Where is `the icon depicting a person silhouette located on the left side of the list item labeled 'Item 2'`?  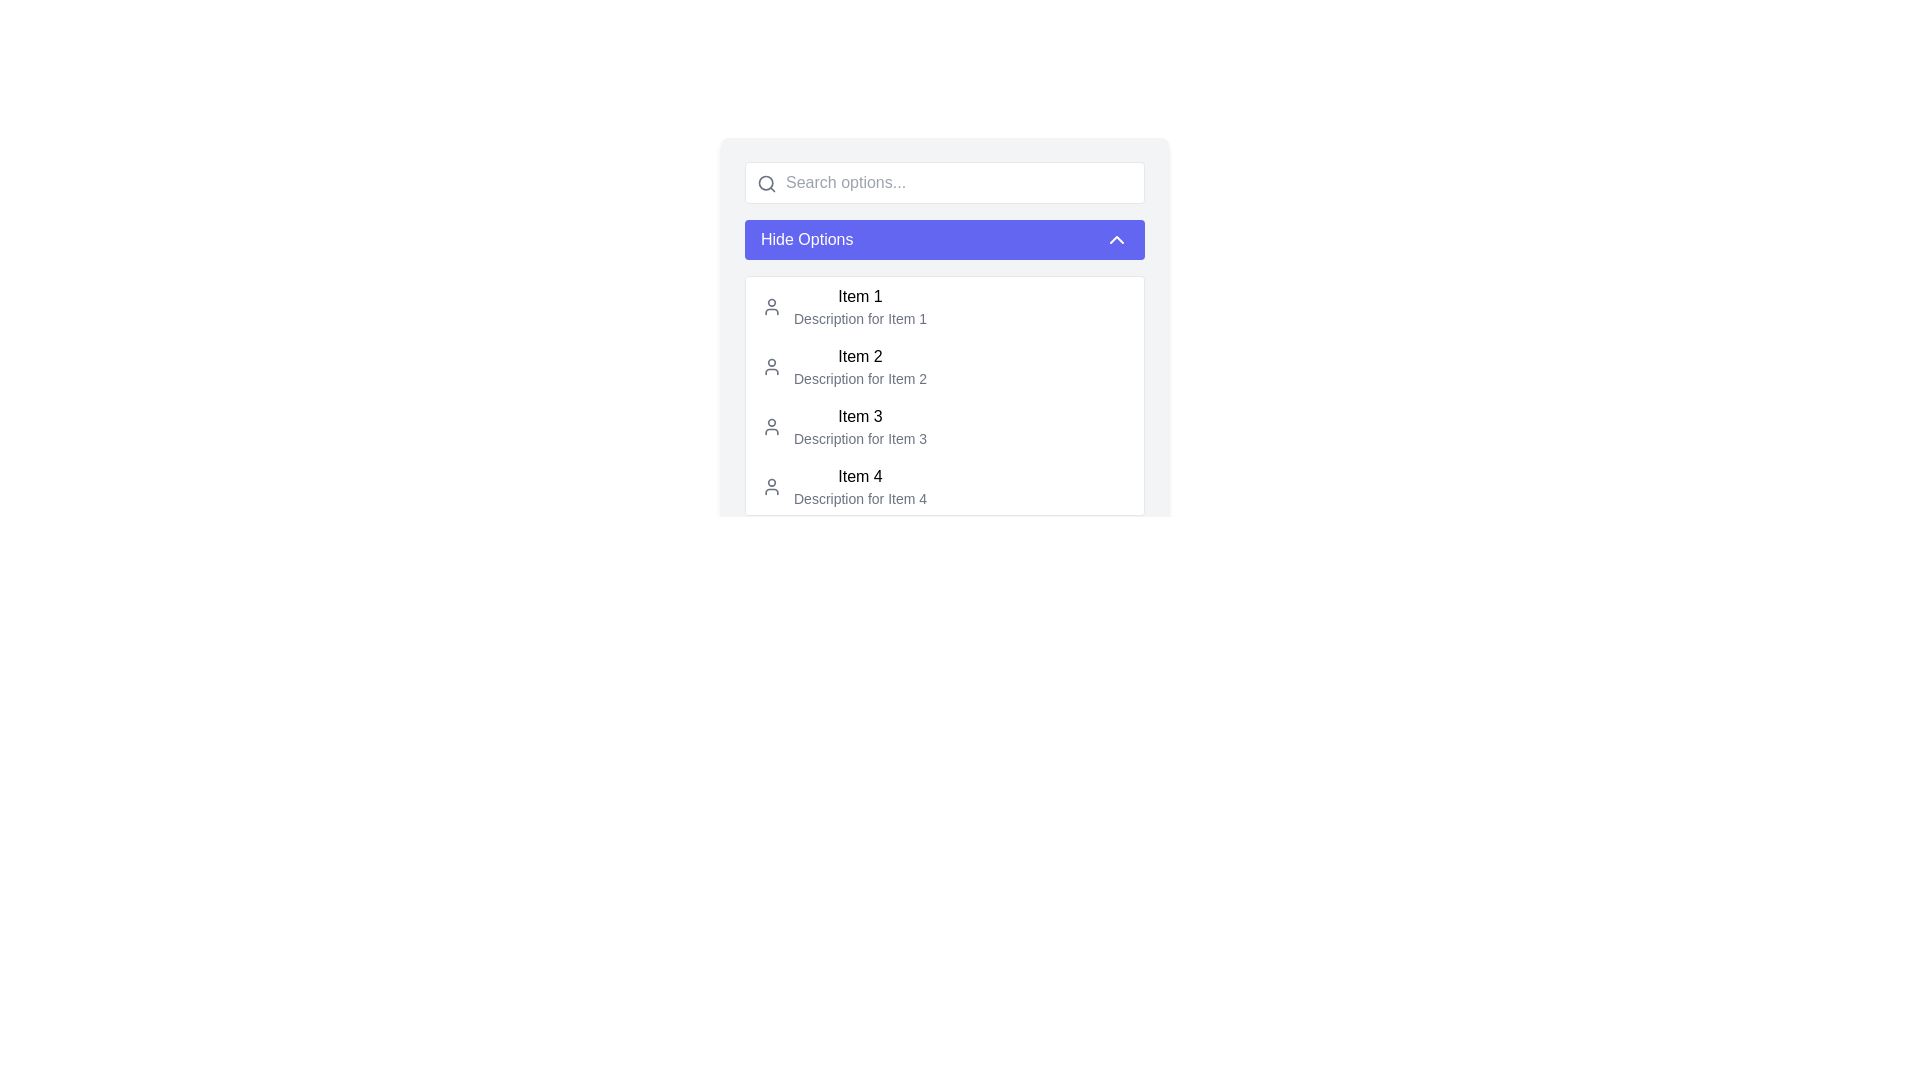 the icon depicting a person silhouette located on the left side of the list item labeled 'Item 2' is located at coordinates (771, 366).